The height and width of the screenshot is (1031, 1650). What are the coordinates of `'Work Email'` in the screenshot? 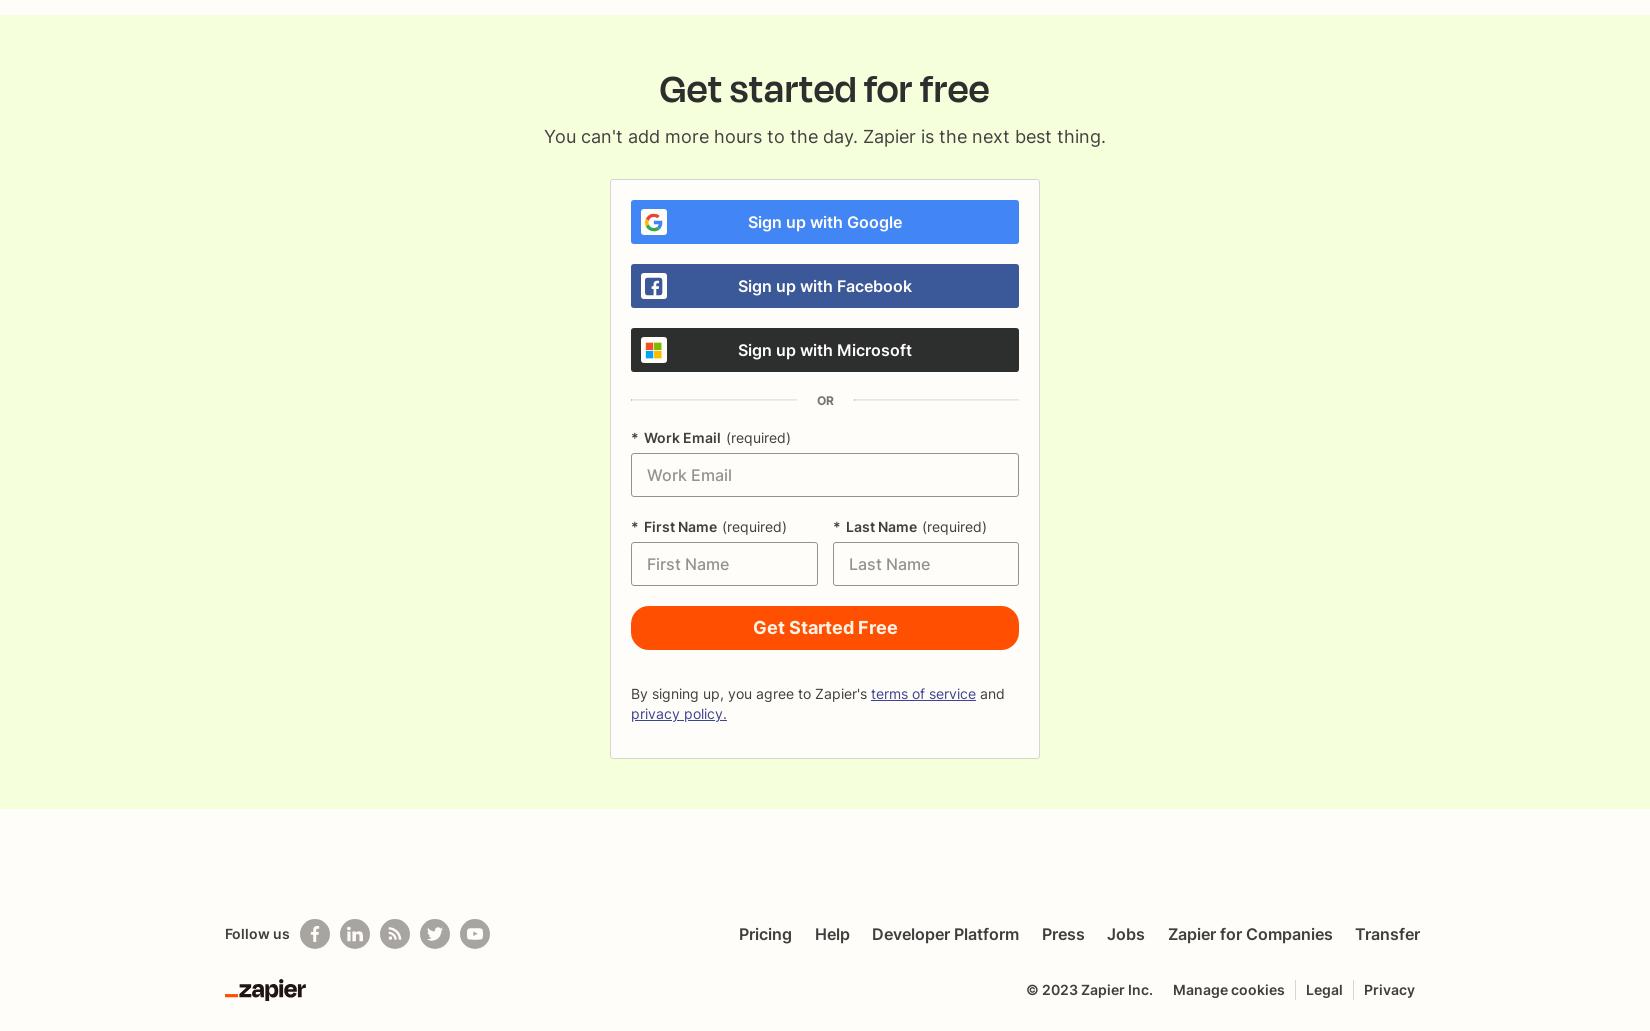 It's located at (681, 437).